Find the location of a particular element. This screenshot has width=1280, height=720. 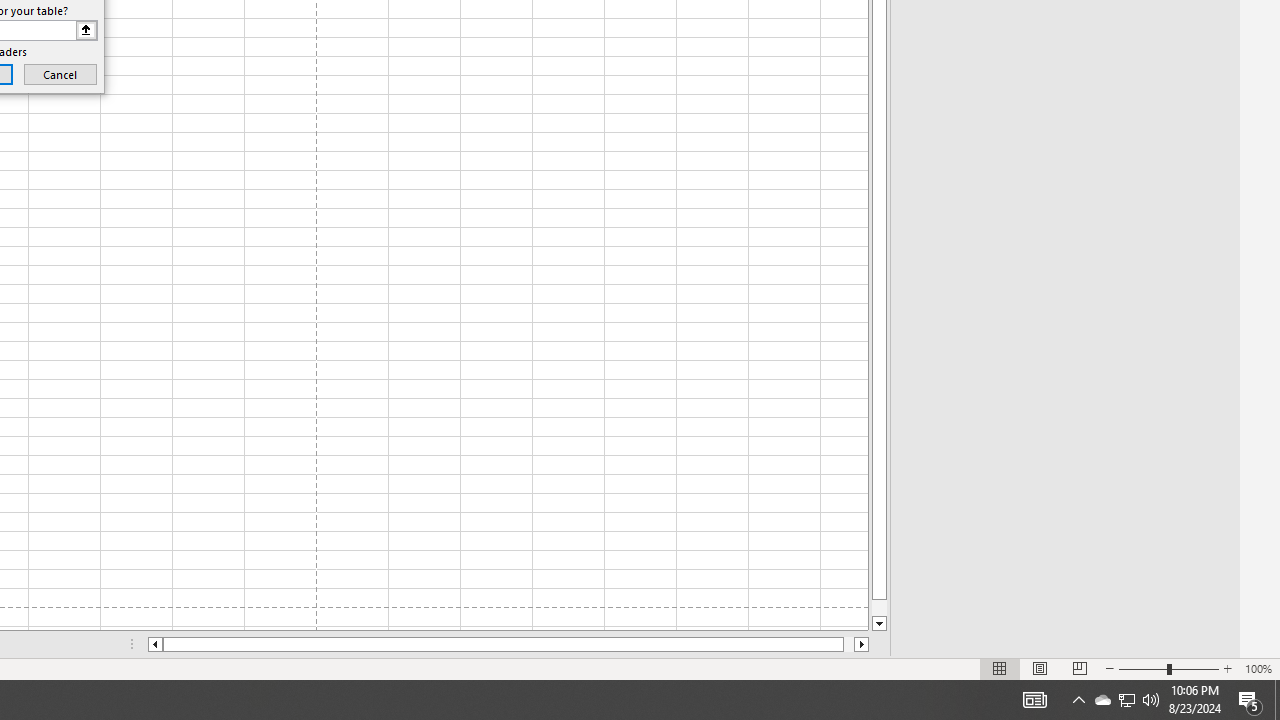

'Page right' is located at coordinates (848, 644).